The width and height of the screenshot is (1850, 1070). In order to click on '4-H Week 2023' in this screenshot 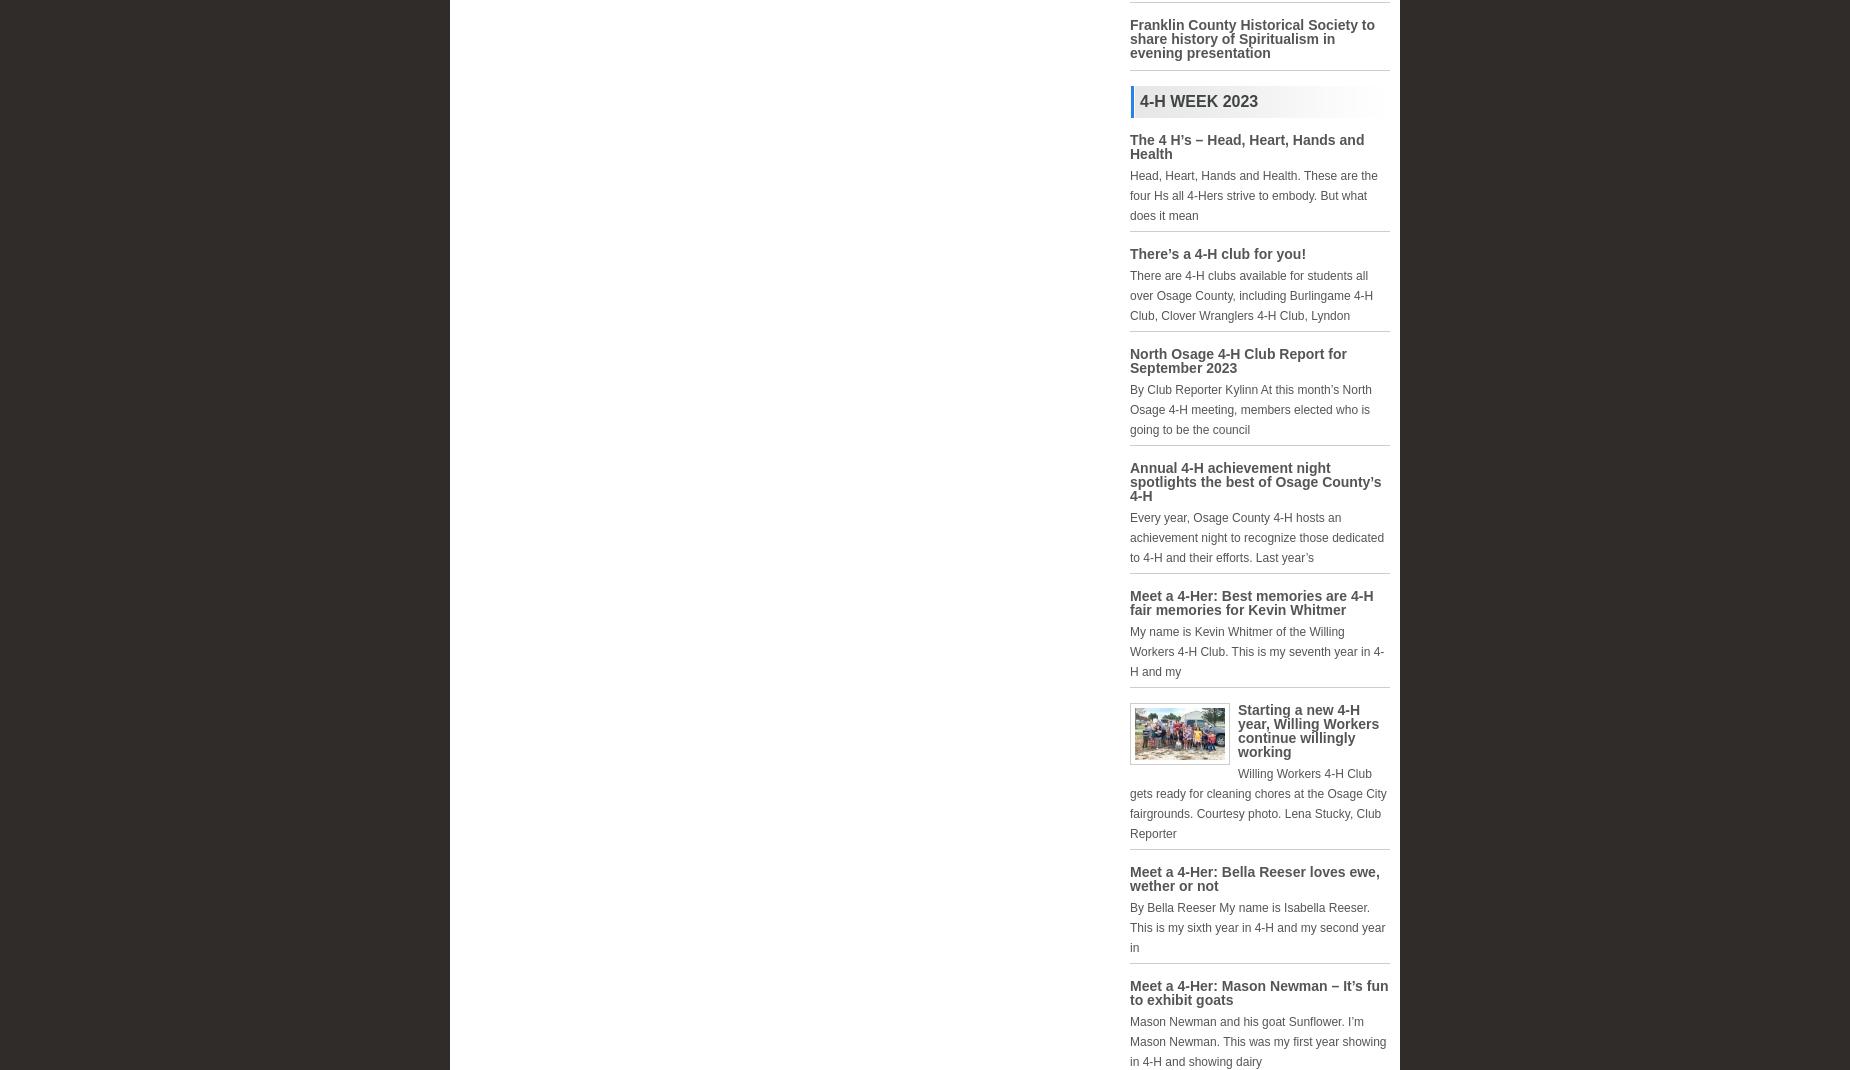, I will do `click(1197, 101)`.